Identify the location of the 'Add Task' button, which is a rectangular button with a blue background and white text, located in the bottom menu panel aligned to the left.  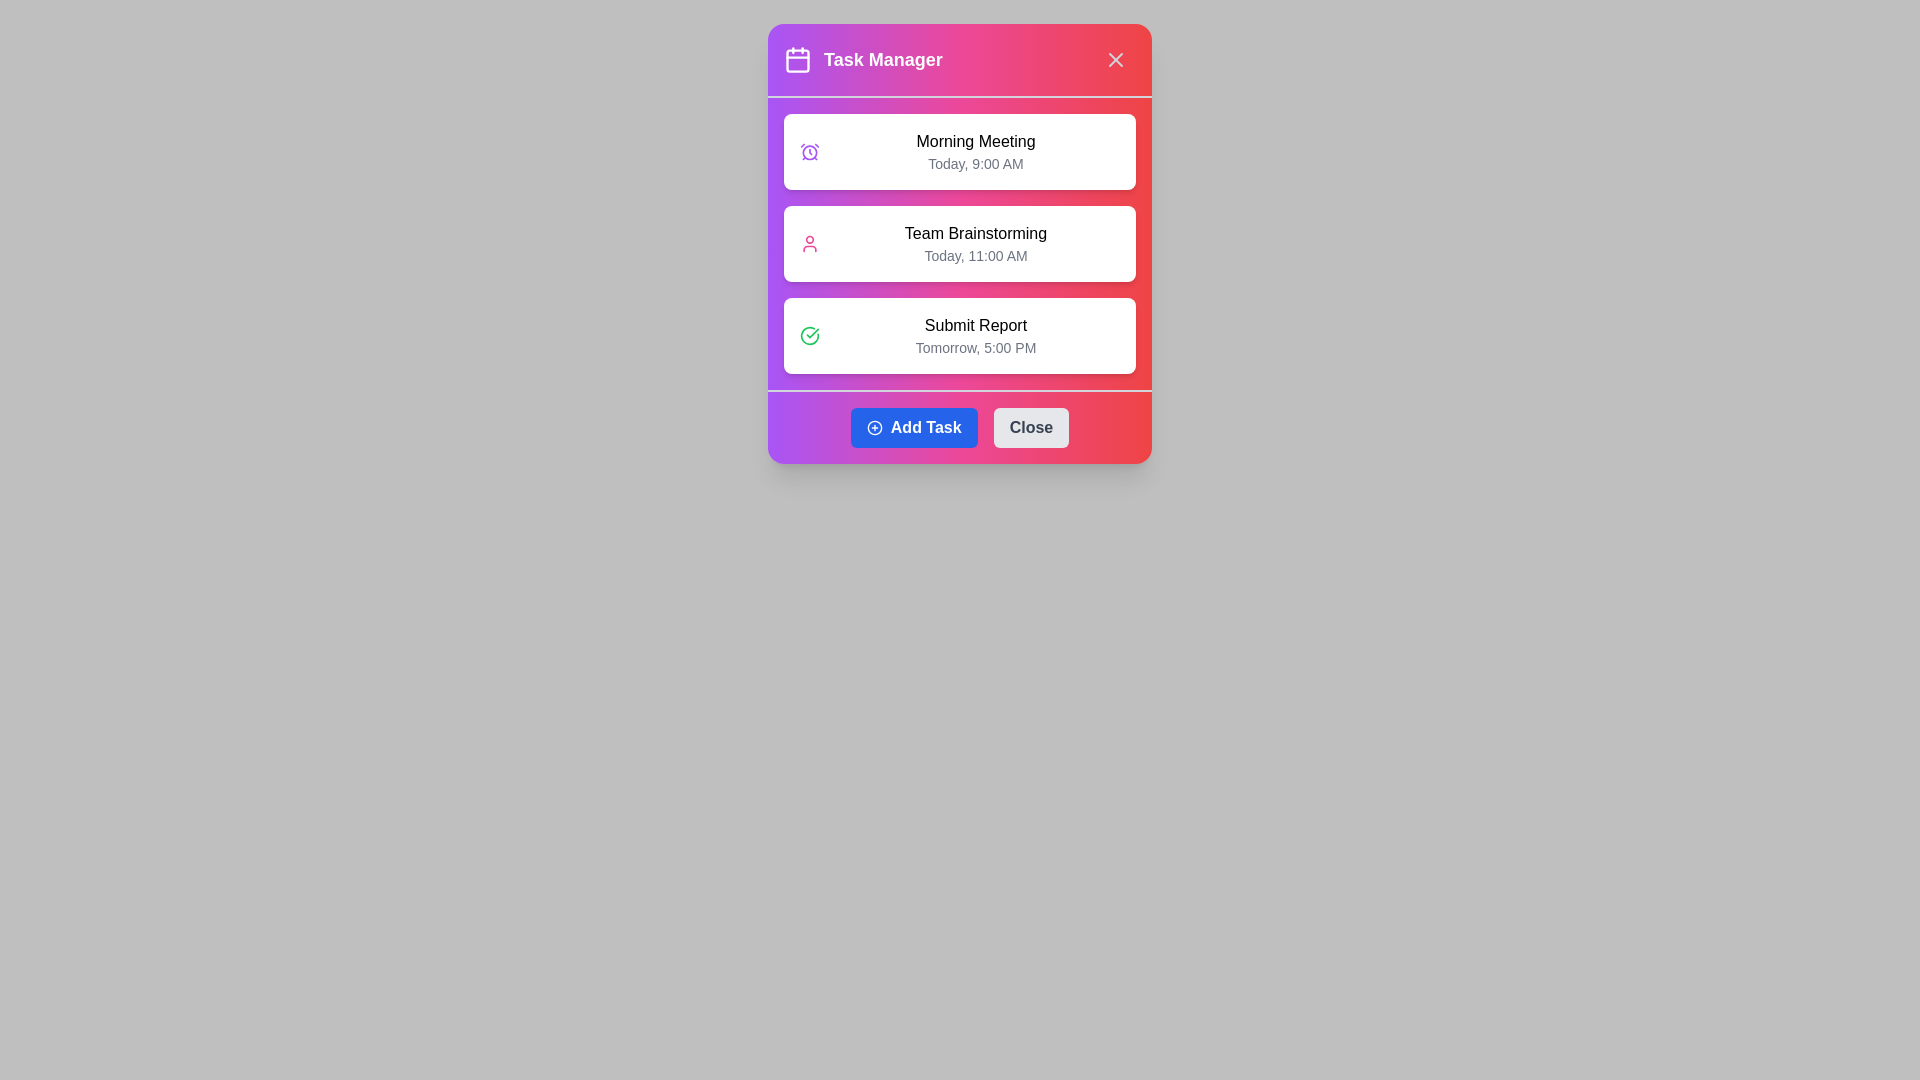
(960, 426).